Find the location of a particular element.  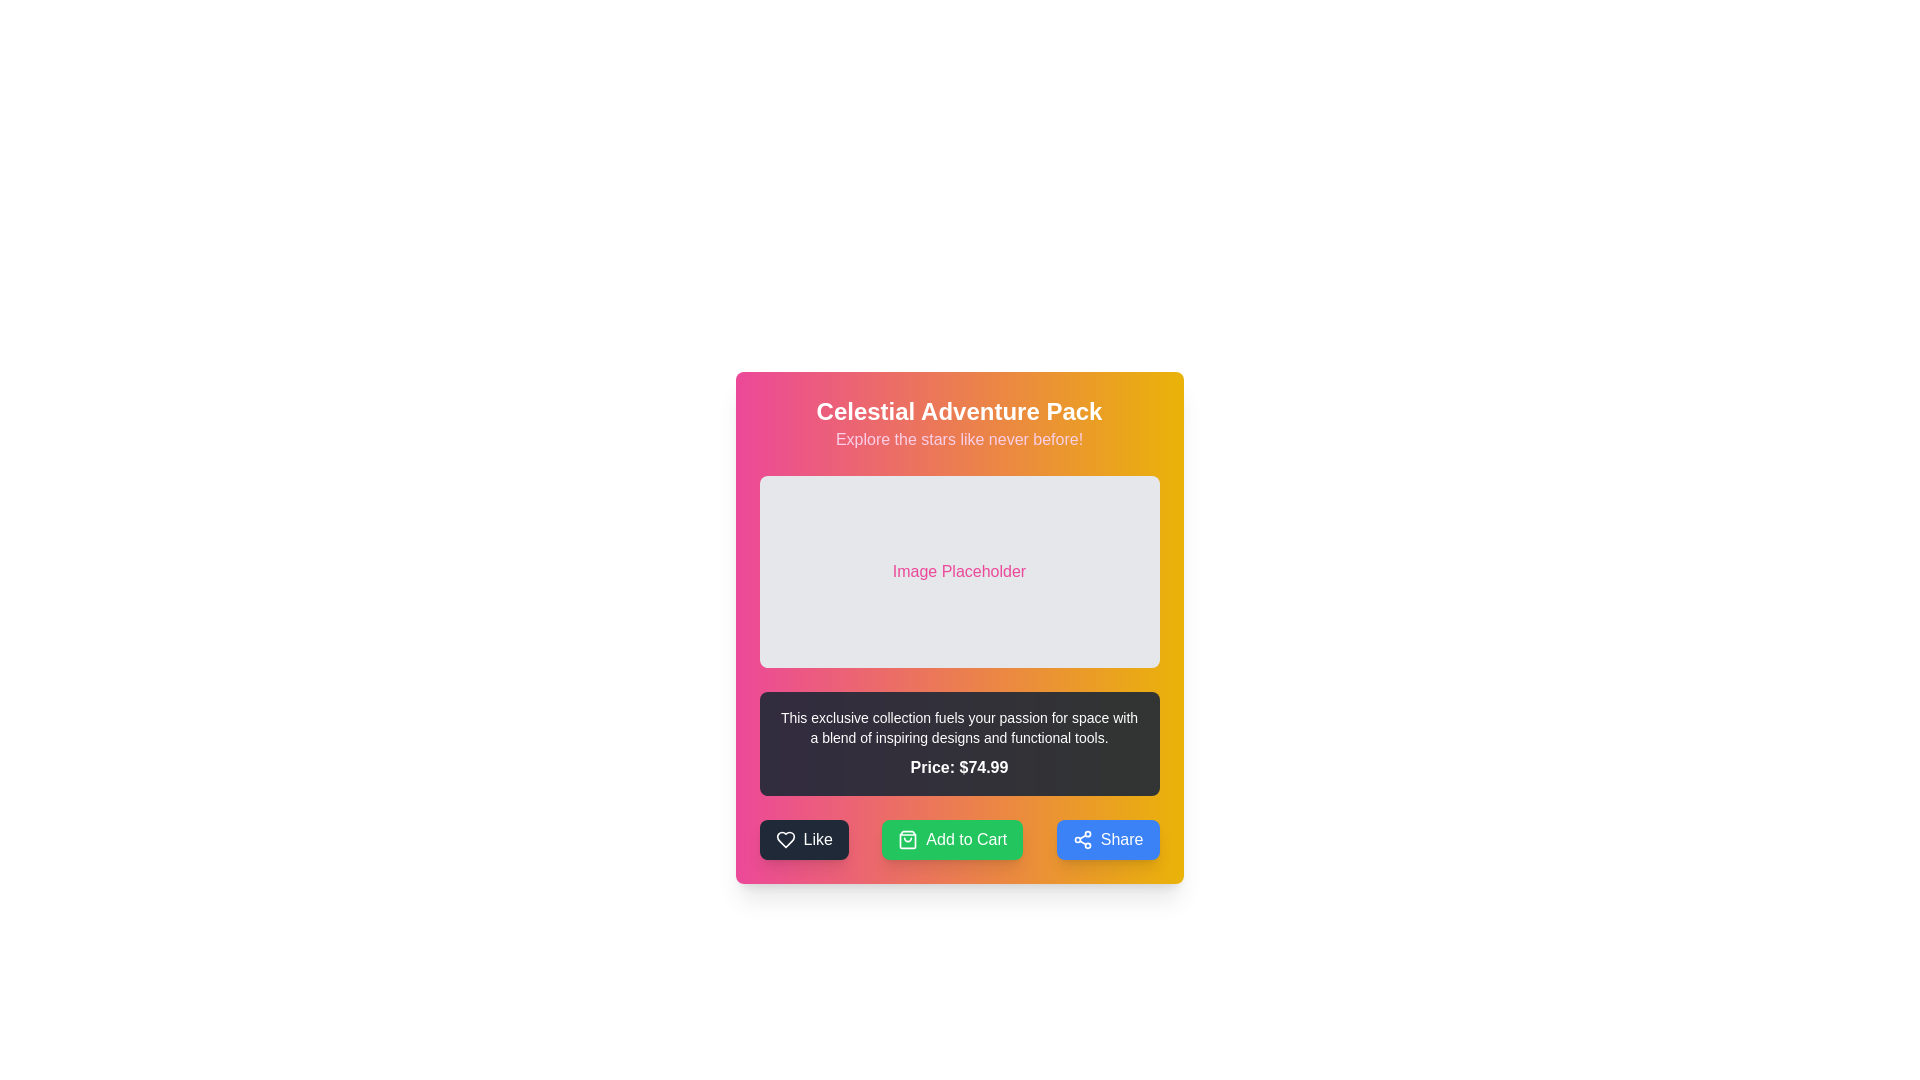

the shopping bag icon within the 'Add to Cart' button is located at coordinates (907, 840).